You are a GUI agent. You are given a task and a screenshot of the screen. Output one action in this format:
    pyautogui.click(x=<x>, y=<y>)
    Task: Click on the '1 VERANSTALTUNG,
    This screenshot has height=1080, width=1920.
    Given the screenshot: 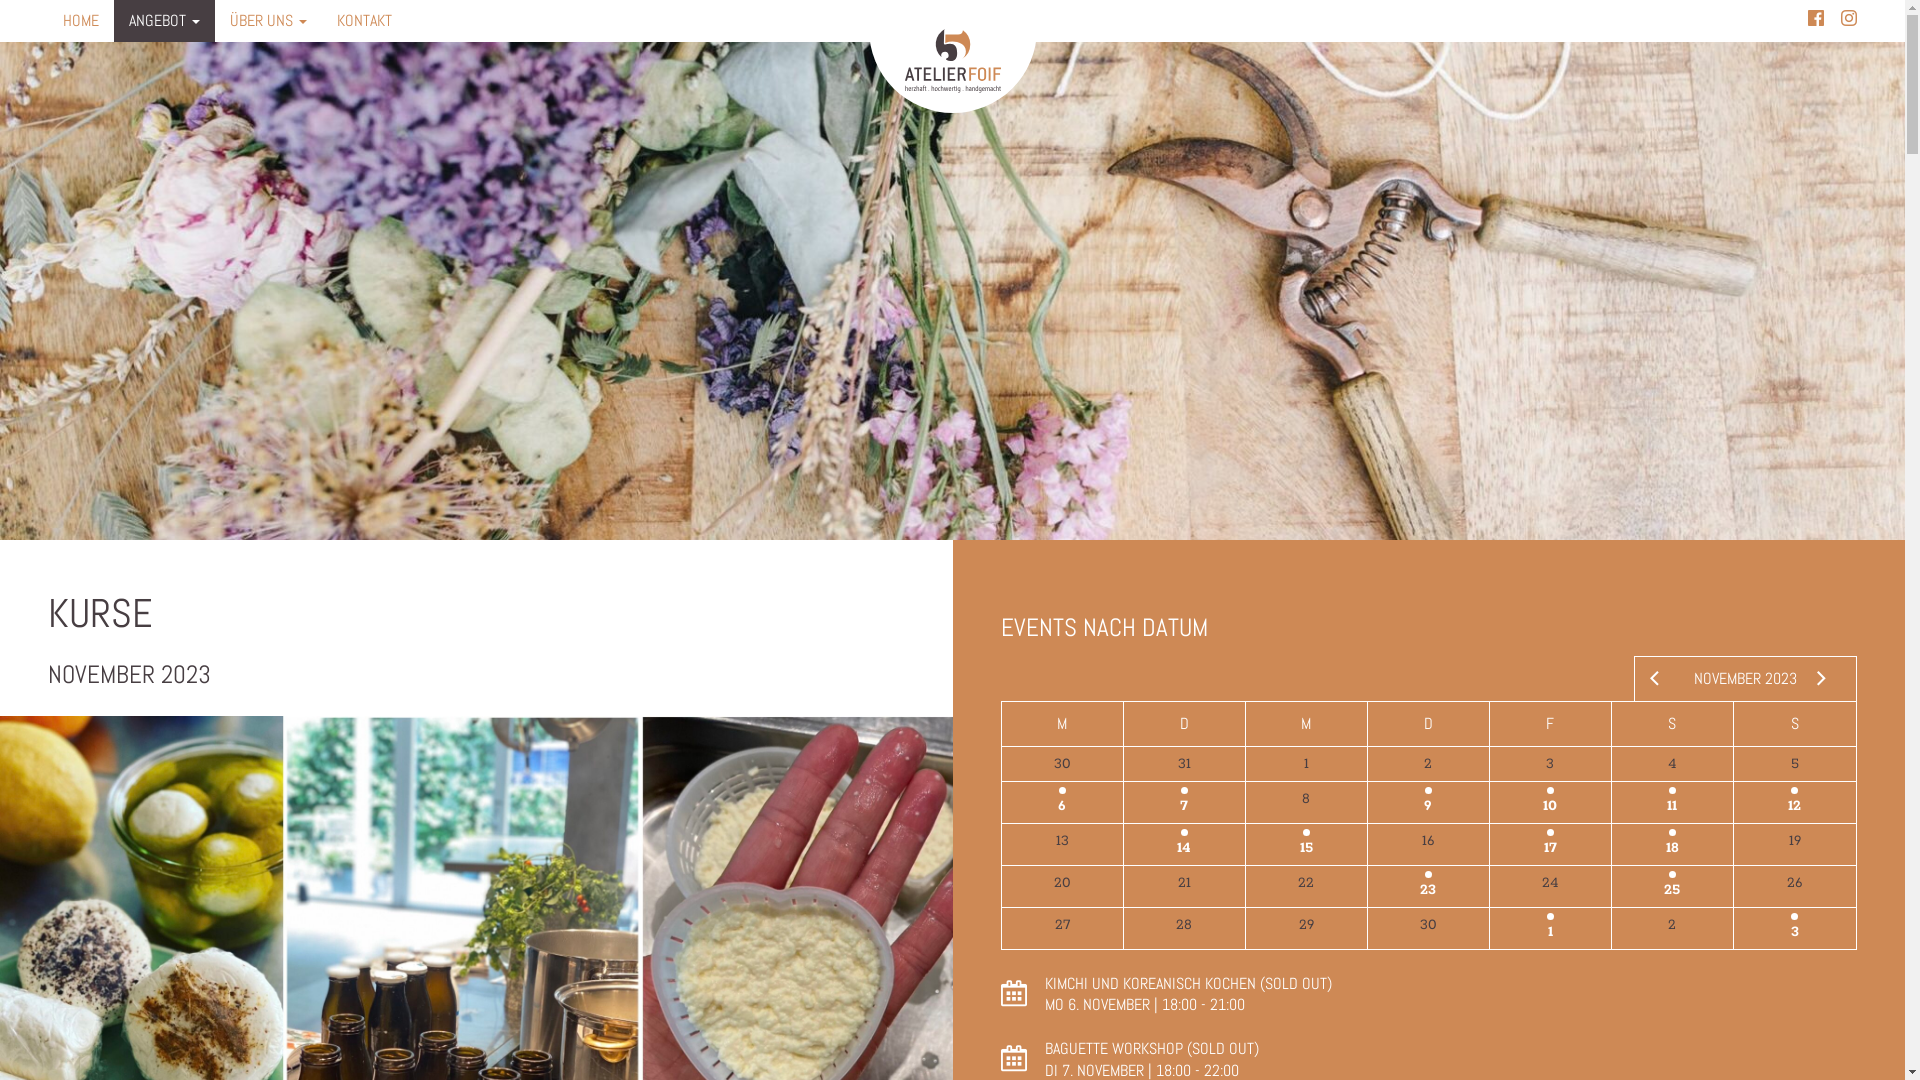 What is the action you would take?
    pyautogui.click(x=1672, y=801)
    